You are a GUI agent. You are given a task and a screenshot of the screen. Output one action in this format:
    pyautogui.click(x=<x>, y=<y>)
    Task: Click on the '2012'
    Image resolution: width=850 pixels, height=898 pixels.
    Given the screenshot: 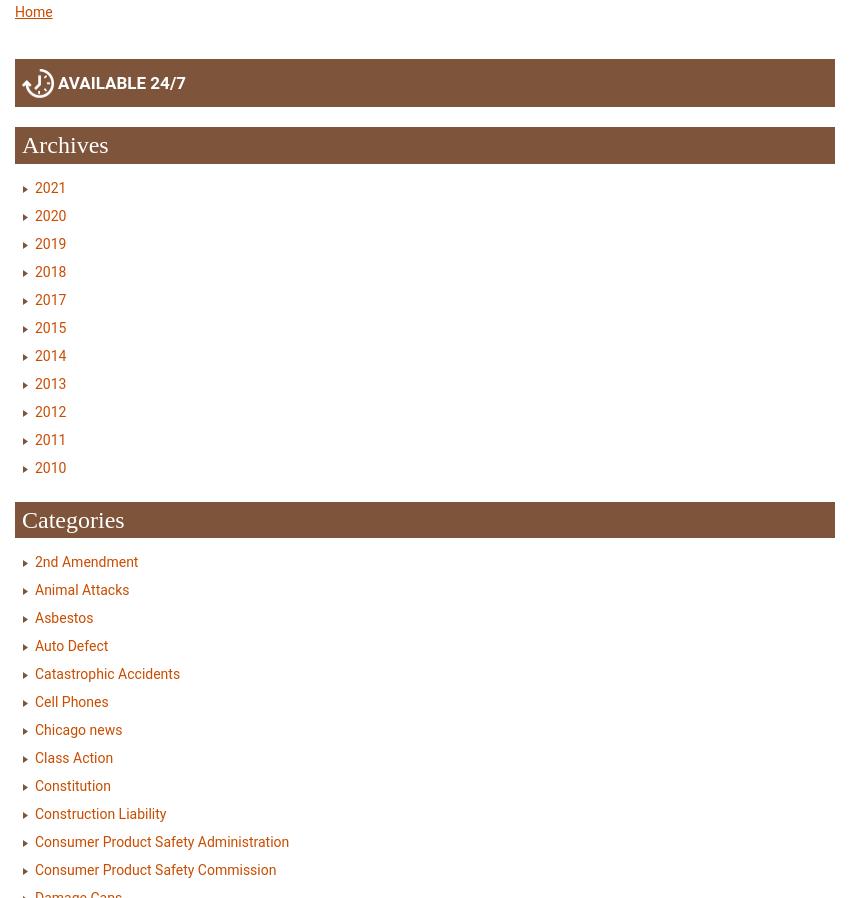 What is the action you would take?
    pyautogui.click(x=50, y=411)
    